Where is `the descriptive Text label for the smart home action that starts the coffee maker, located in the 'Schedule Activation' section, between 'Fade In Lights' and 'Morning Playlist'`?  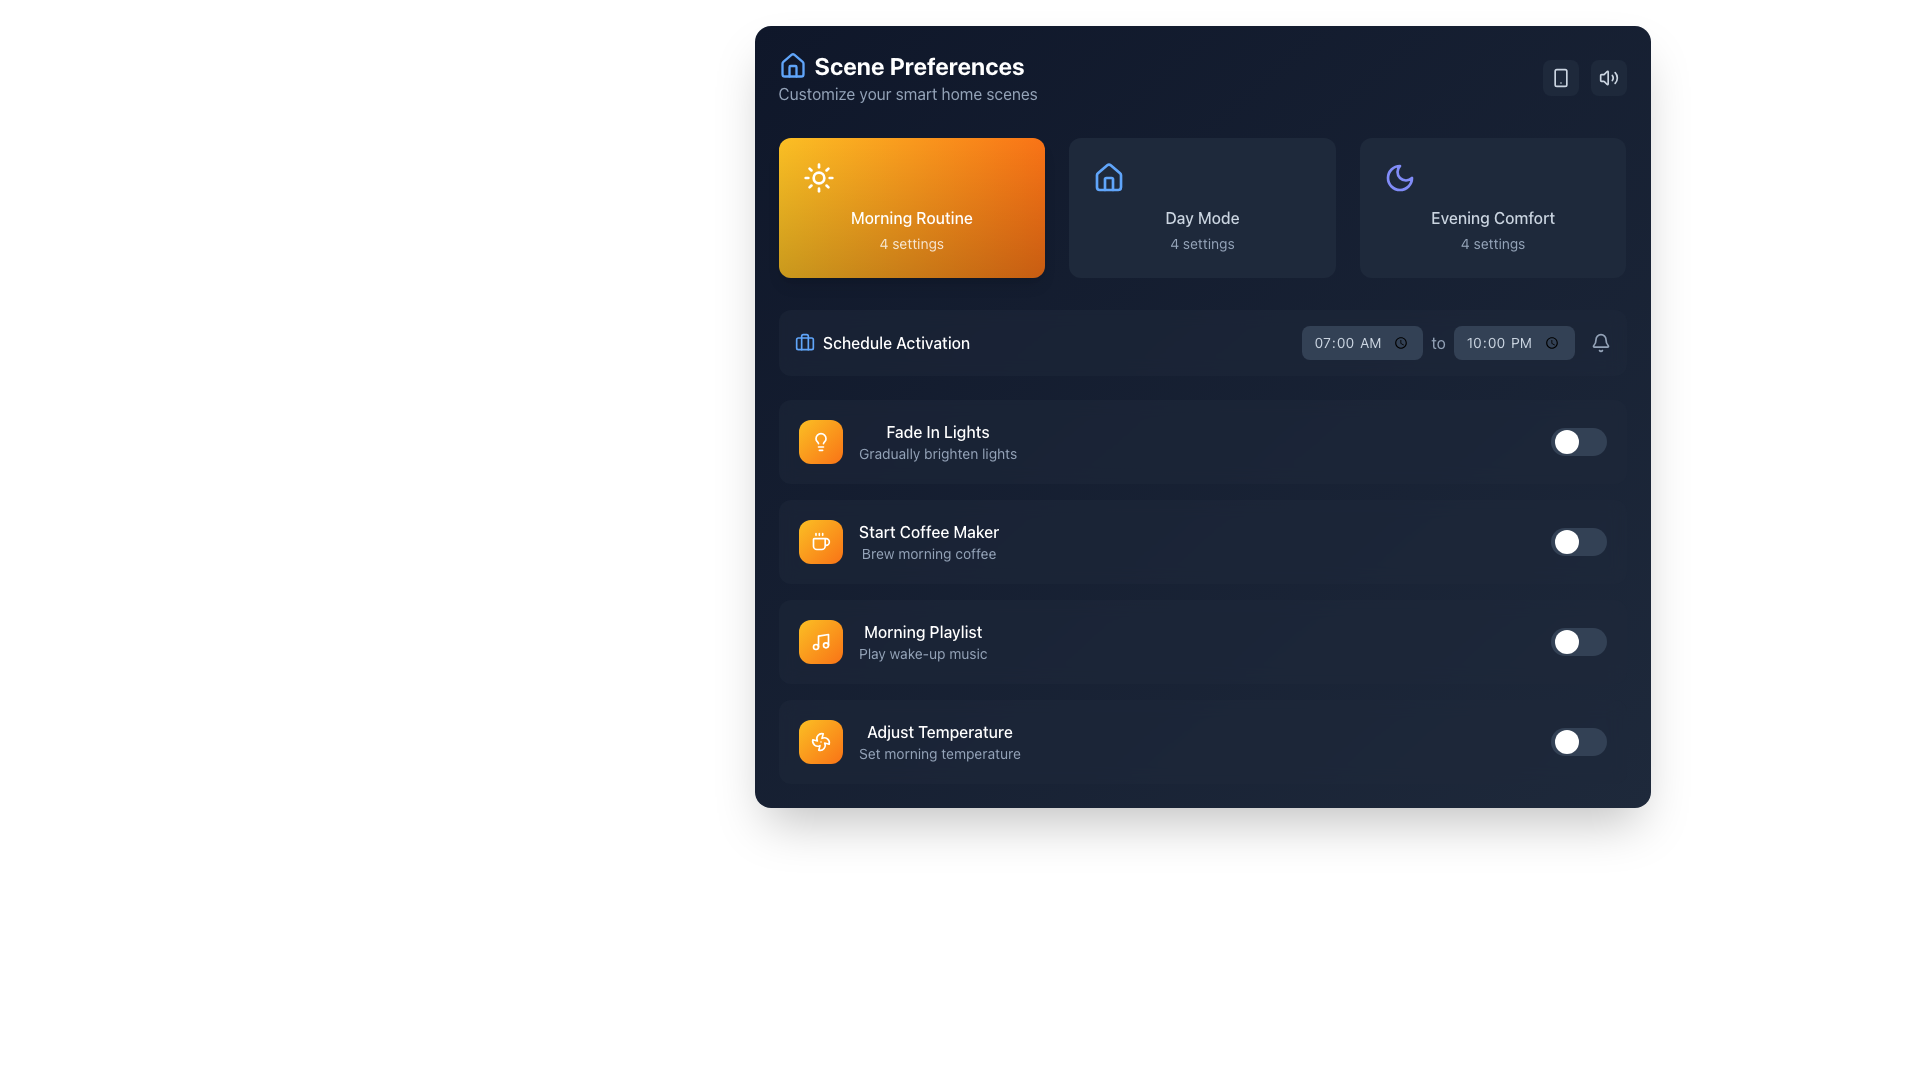 the descriptive Text label for the smart home action that starts the coffee maker, located in the 'Schedule Activation' section, between 'Fade In Lights' and 'Morning Playlist' is located at coordinates (927, 542).